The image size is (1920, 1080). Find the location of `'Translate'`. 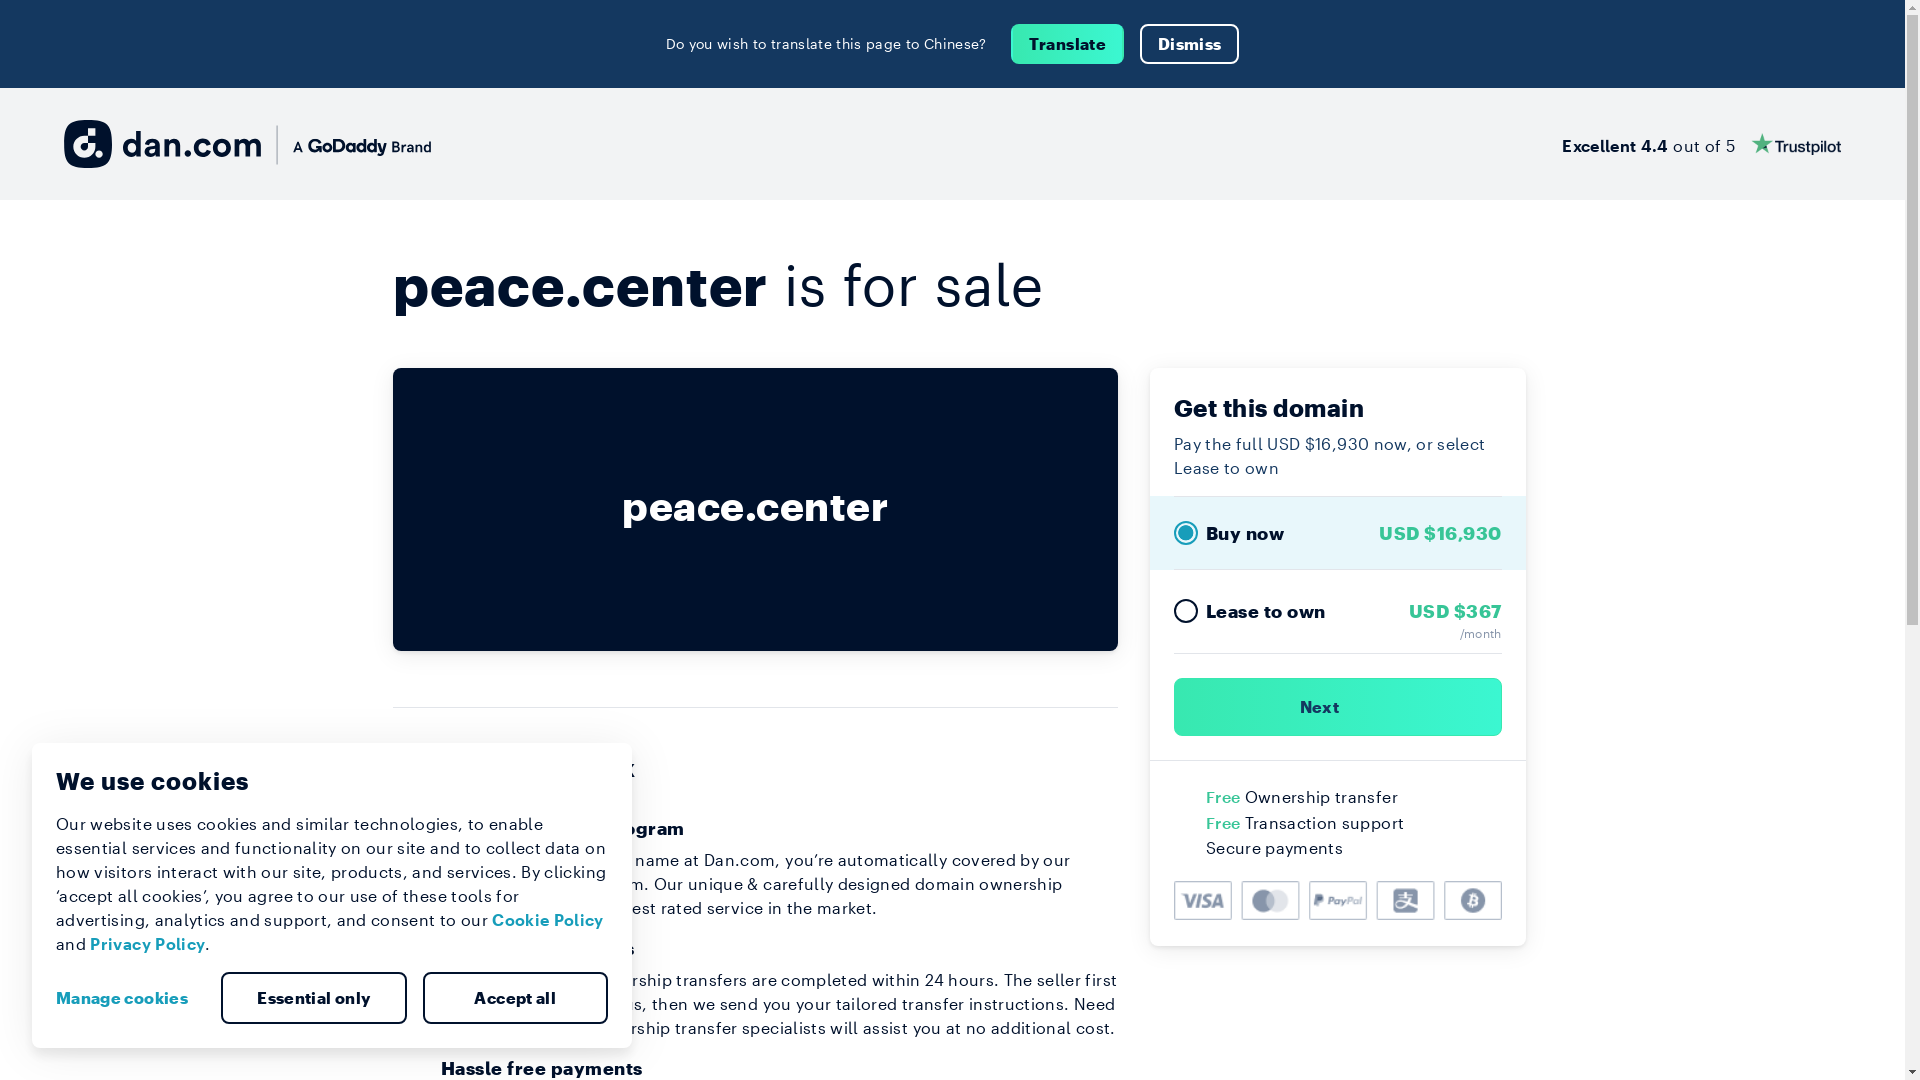

'Translate' is located at coordinates (1066, 43).